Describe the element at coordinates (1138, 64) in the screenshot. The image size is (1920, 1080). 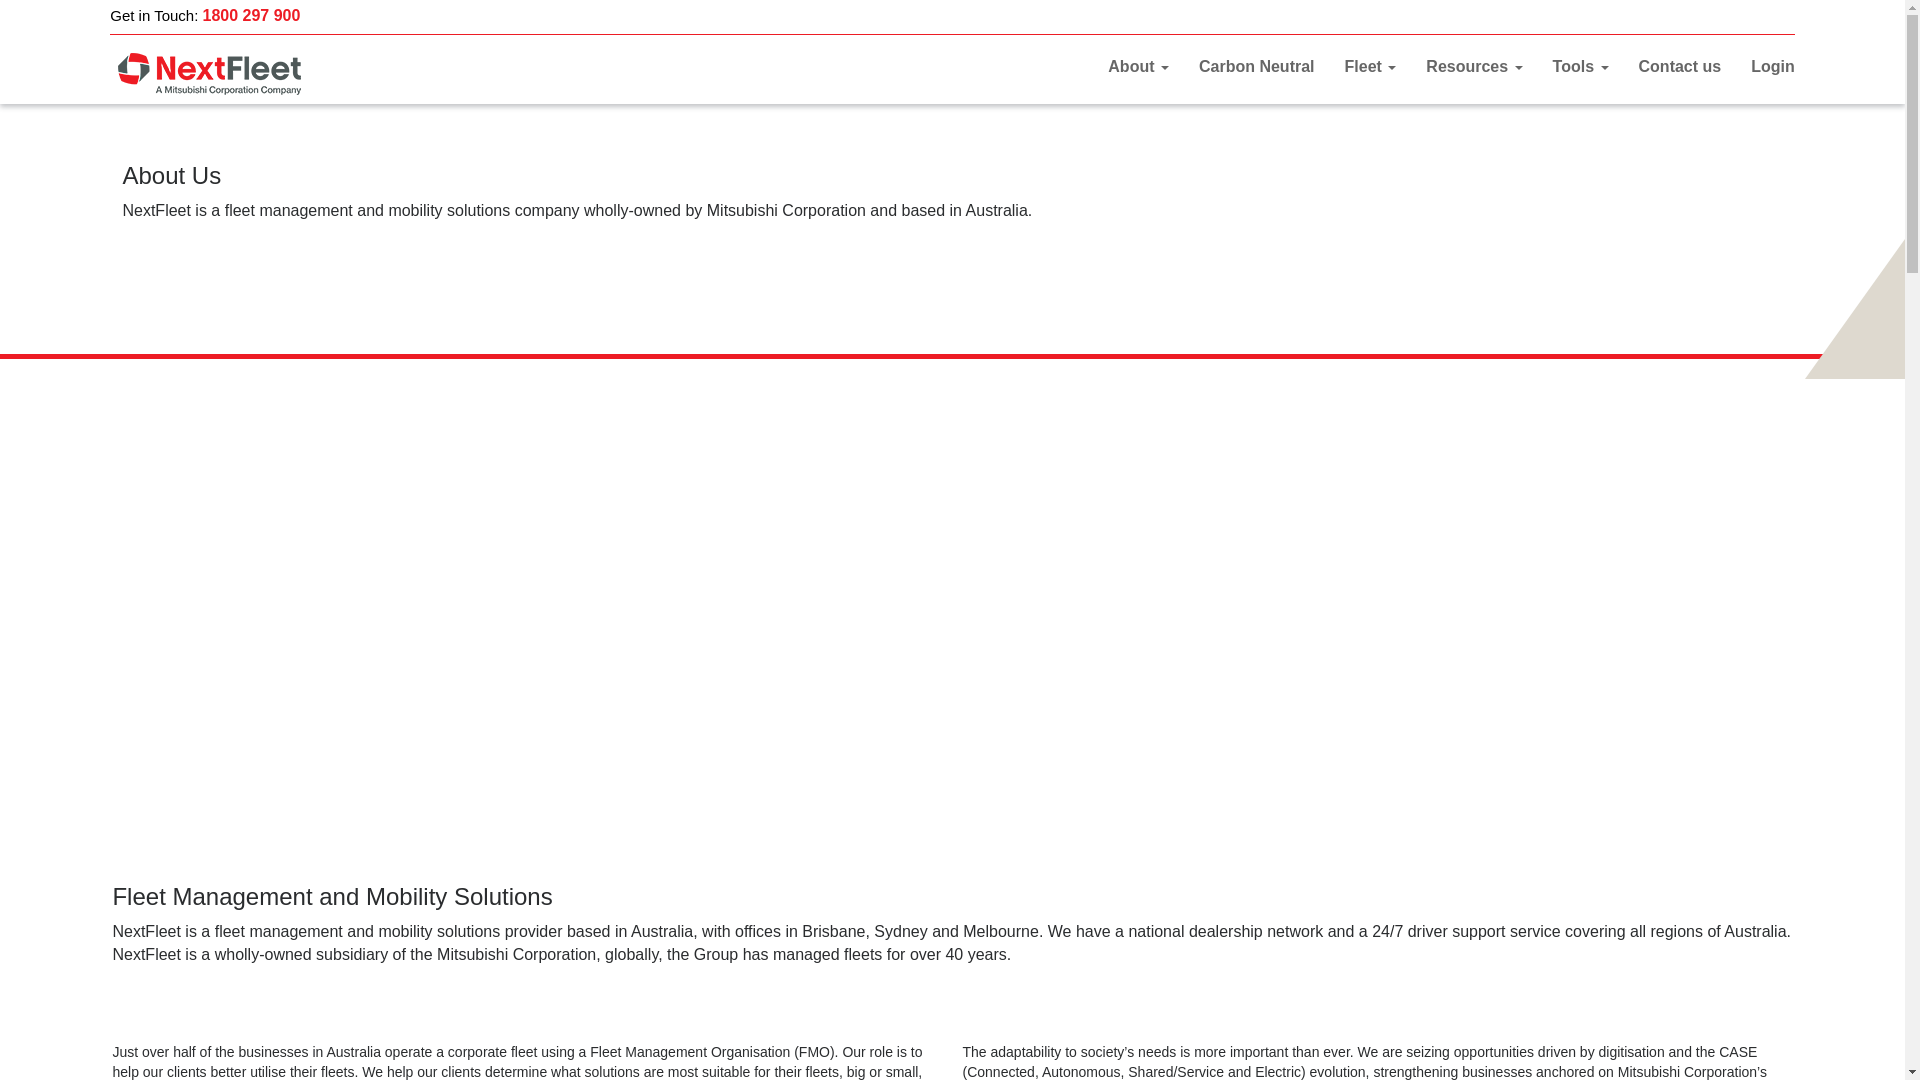
I see `'About'` at that location.